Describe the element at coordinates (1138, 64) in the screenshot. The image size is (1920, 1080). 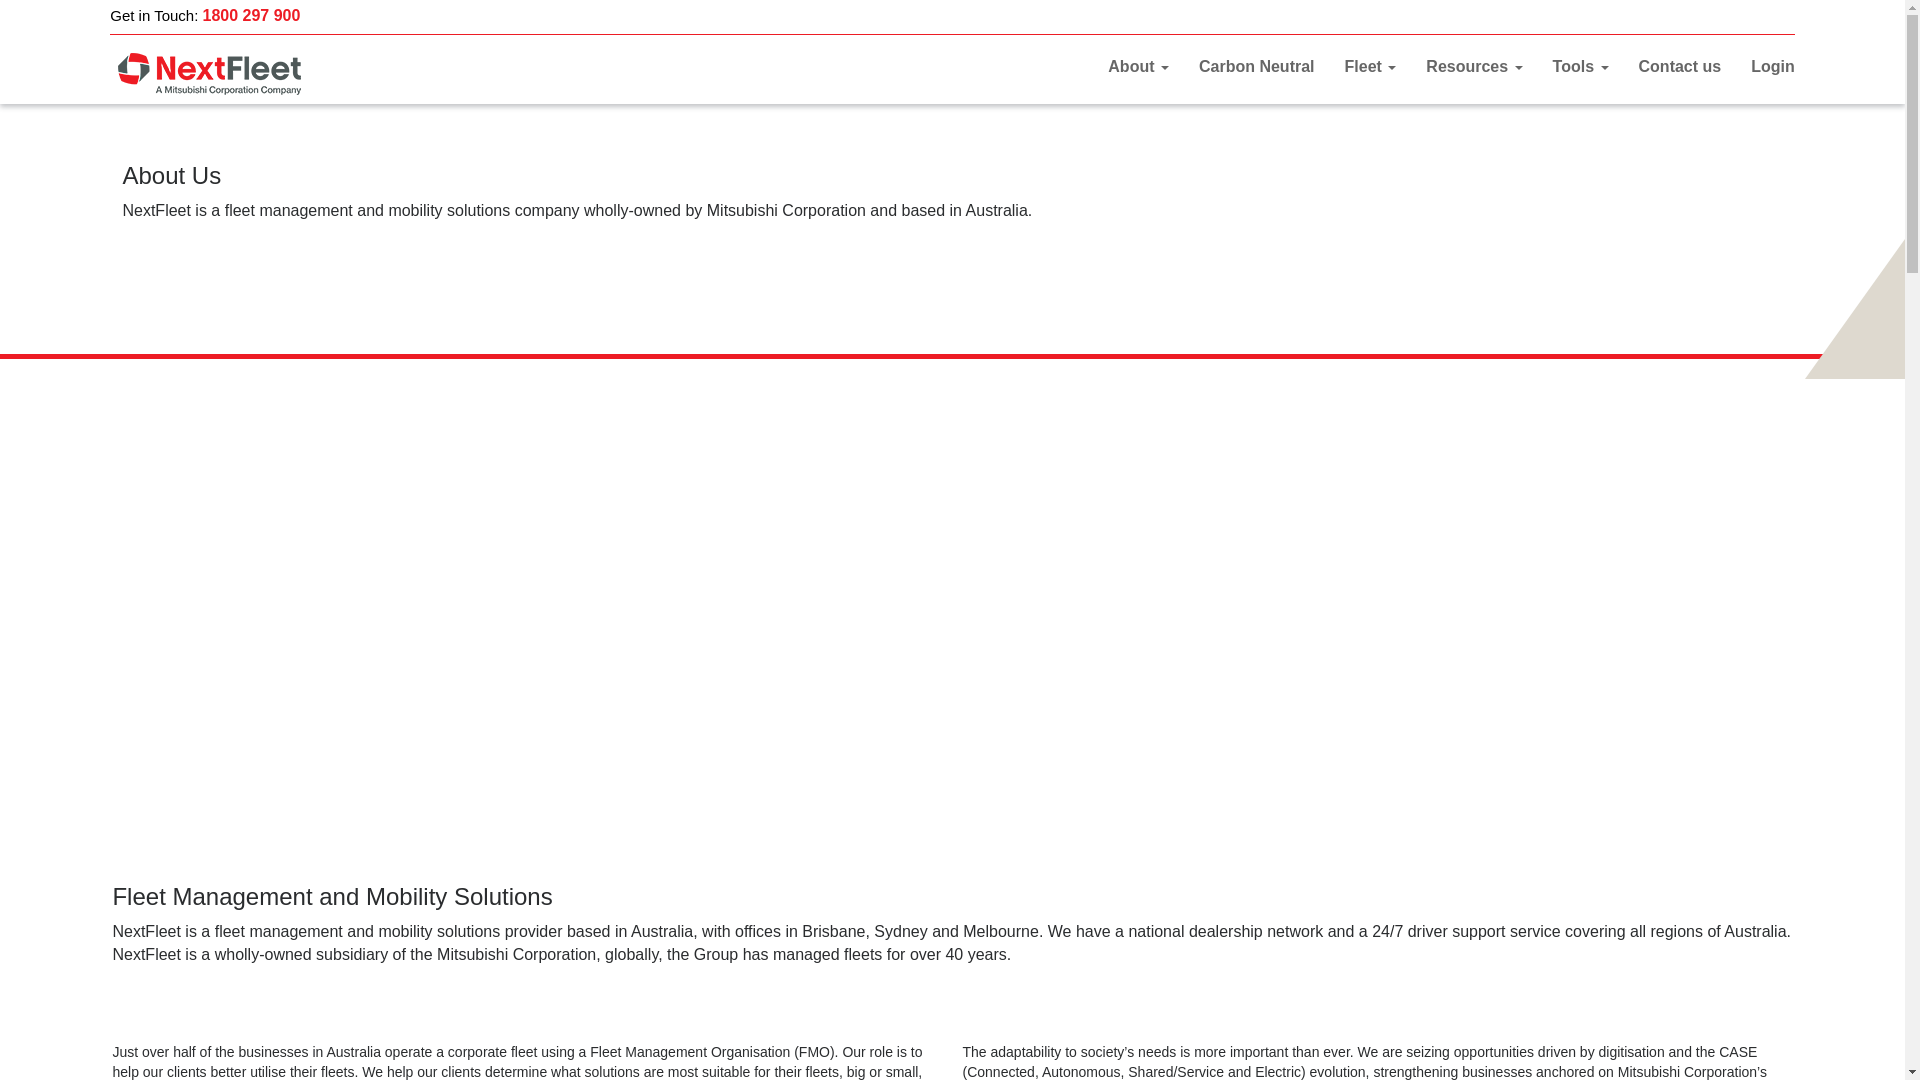
I see `'About'` at that location.